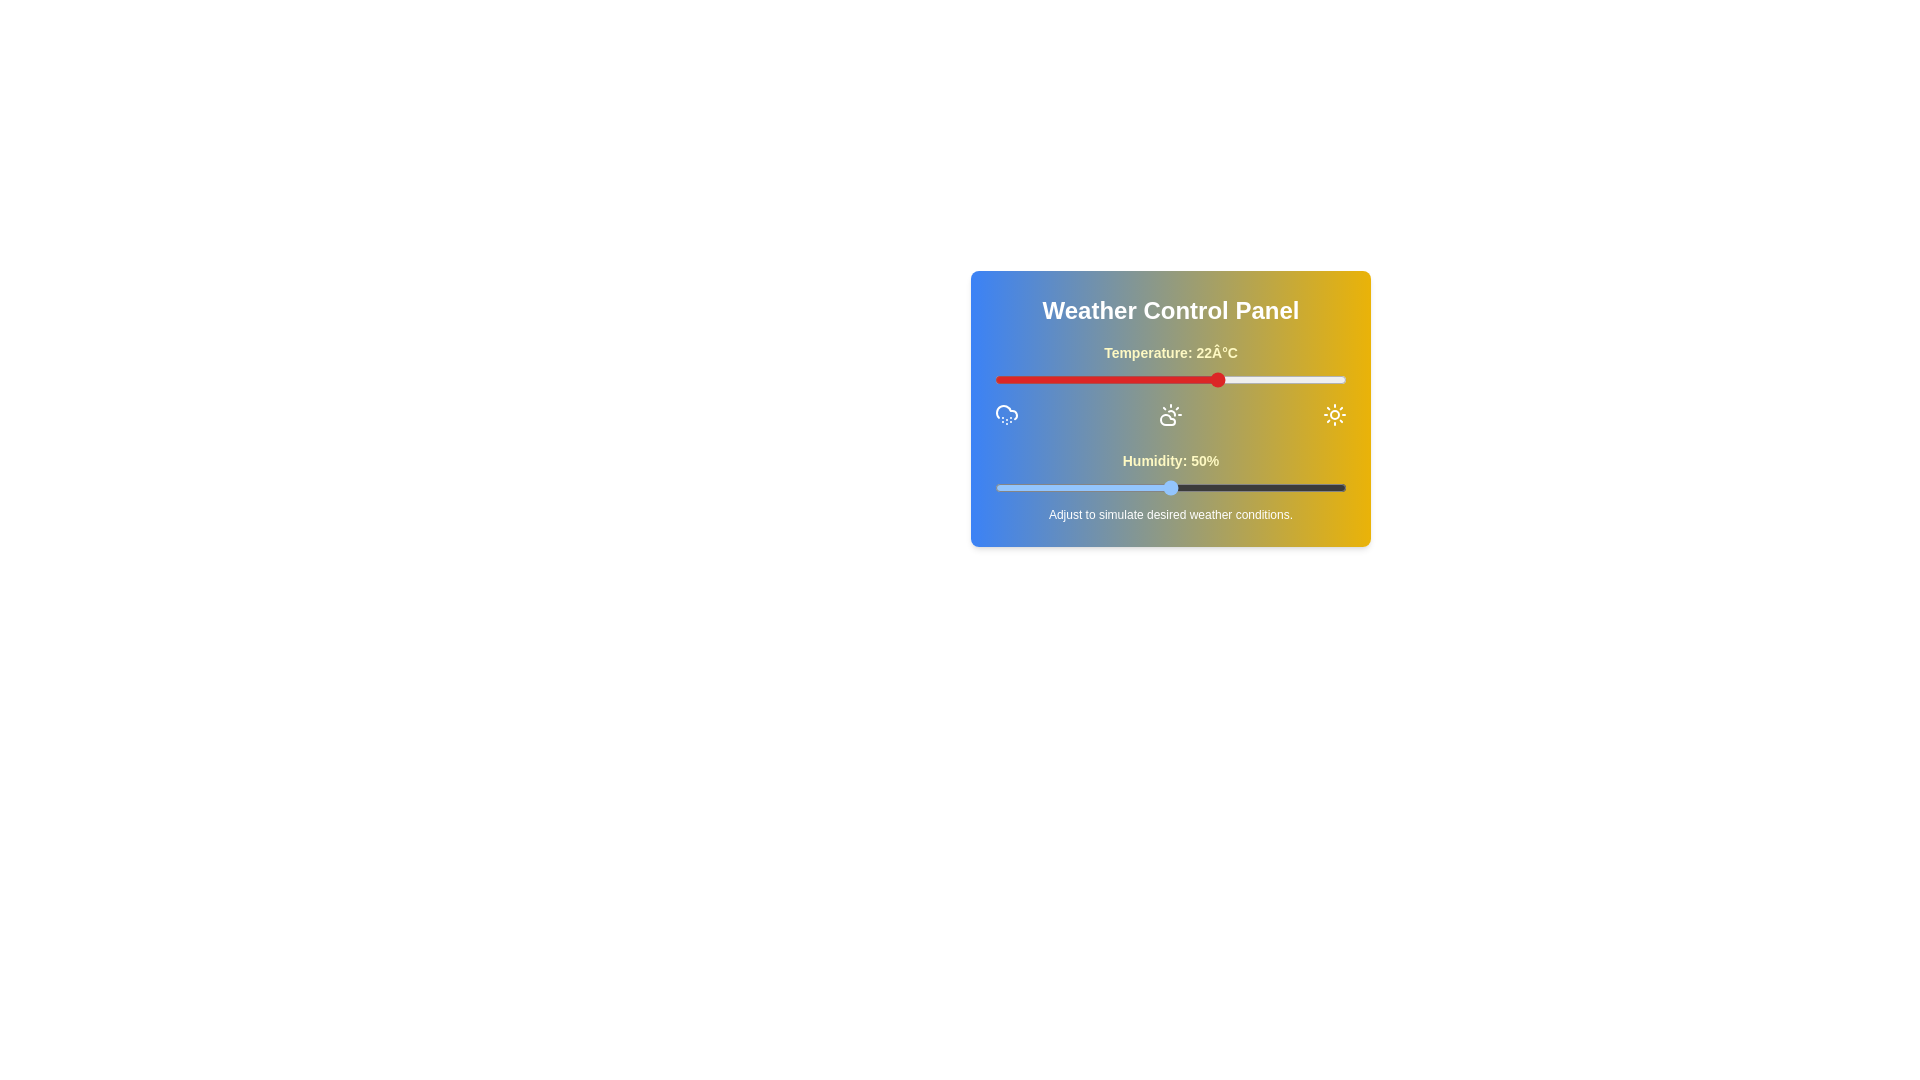 Image resolution: width=1920 pixels, height=1080 pixels. Describe the element at coordinates (1009, 380) in the screenshot. I see `the temperature` at that location.